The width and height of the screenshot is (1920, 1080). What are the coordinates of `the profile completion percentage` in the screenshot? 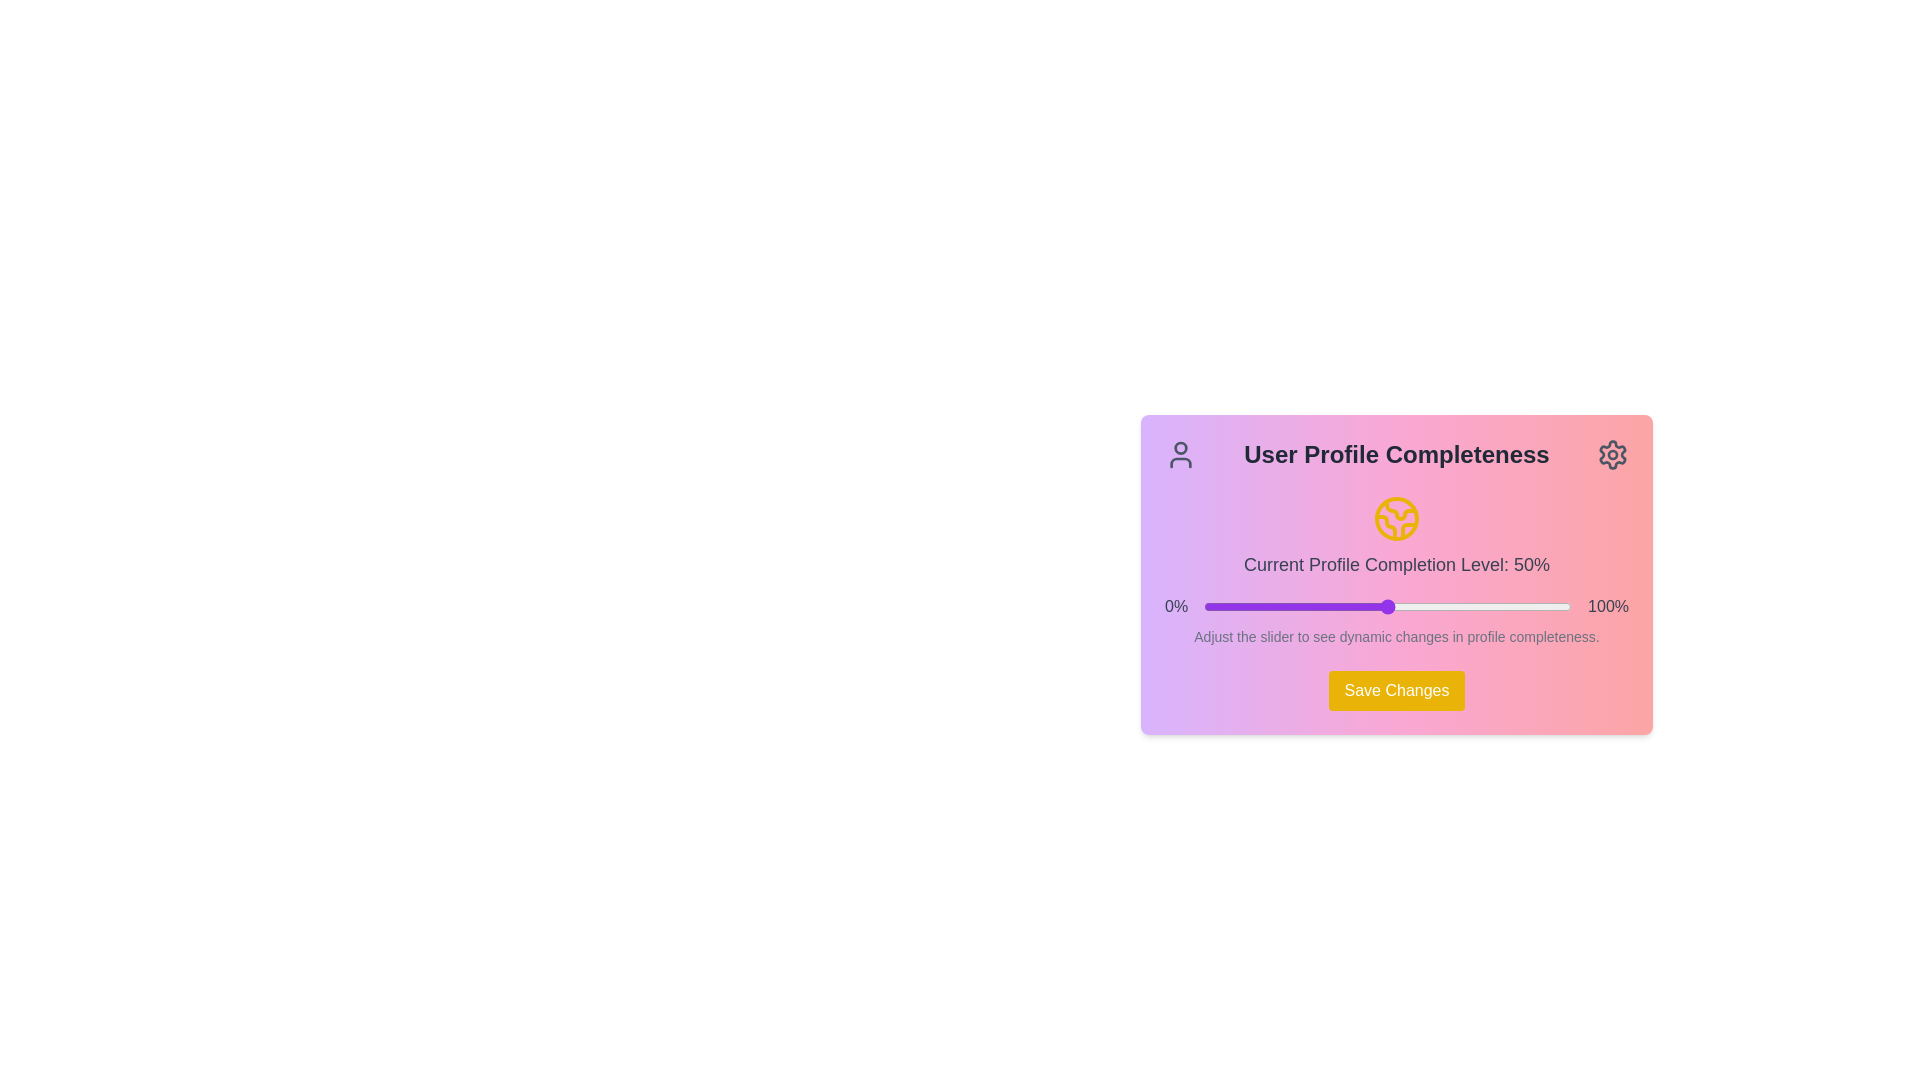 It's located at (1254, 605).